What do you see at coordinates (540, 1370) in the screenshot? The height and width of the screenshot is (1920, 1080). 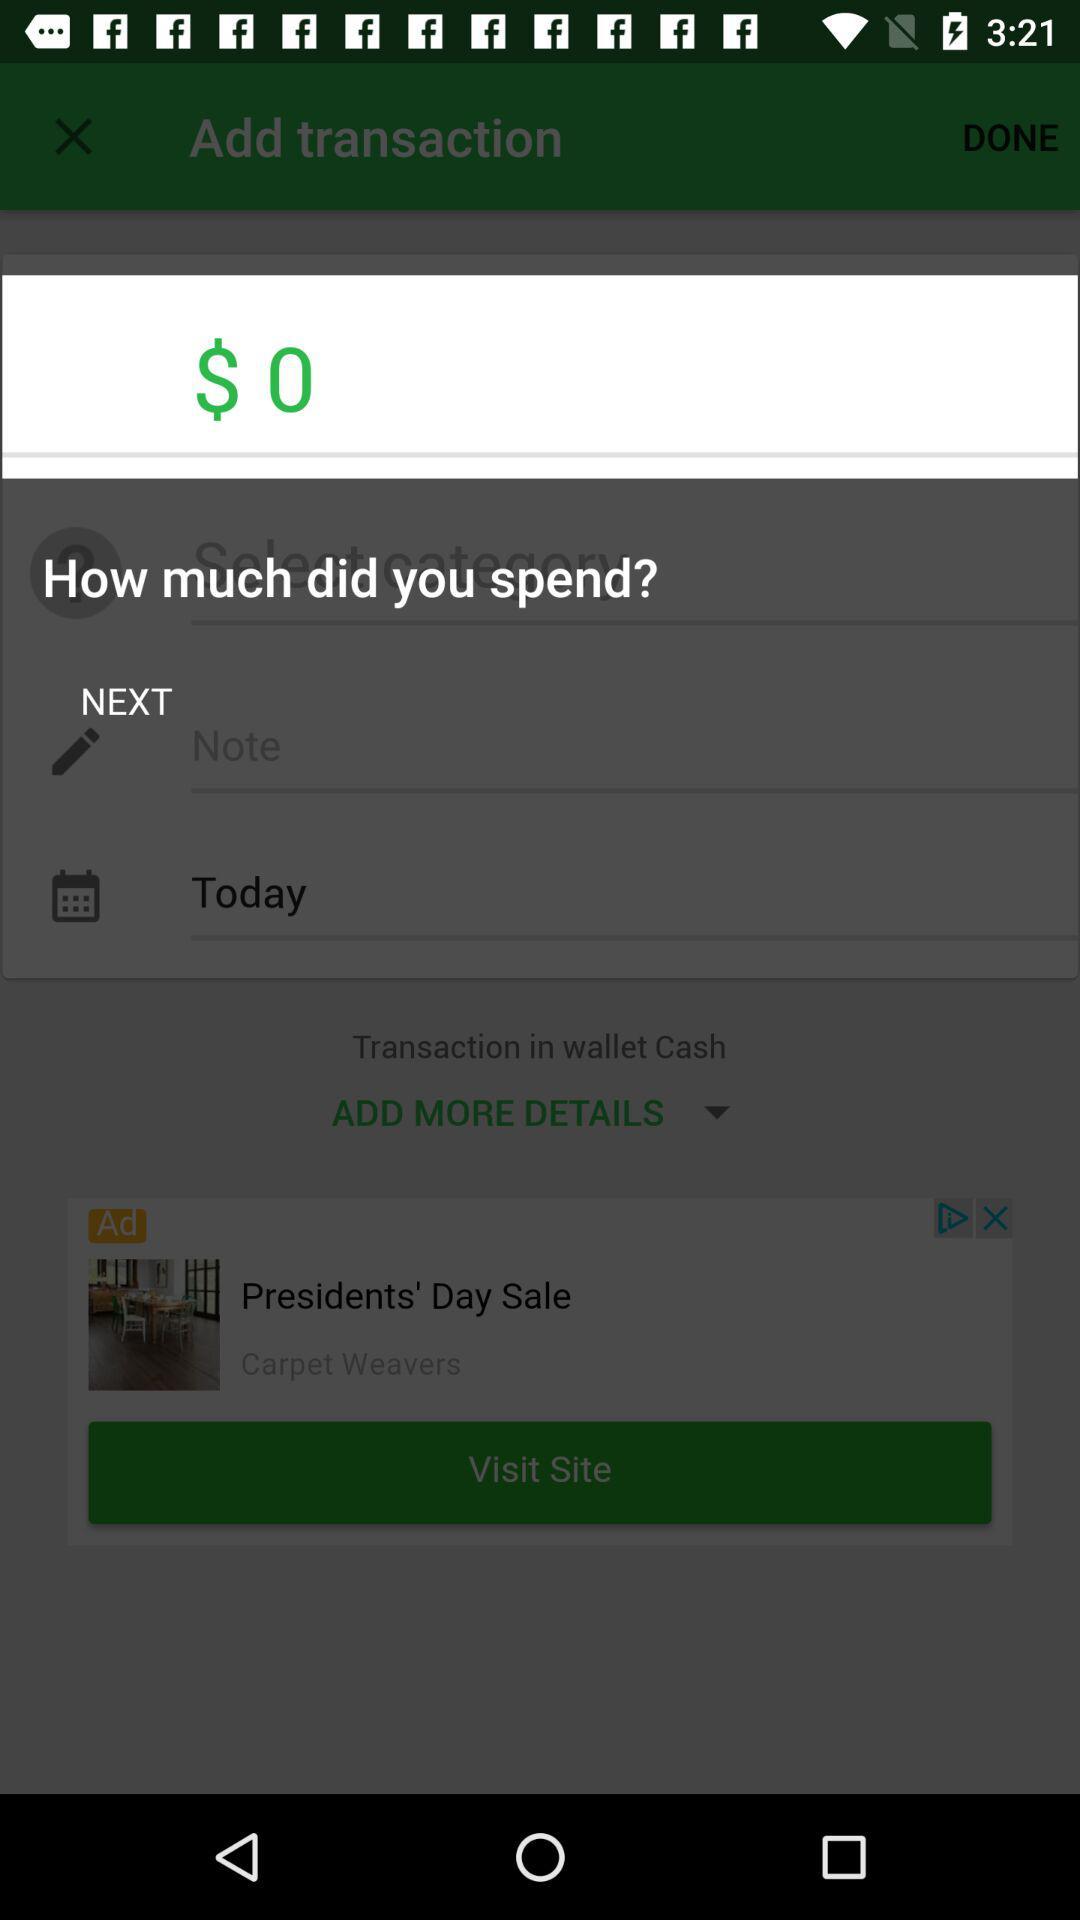 I see `the item below add more details` at bounding box center [540, 1370].